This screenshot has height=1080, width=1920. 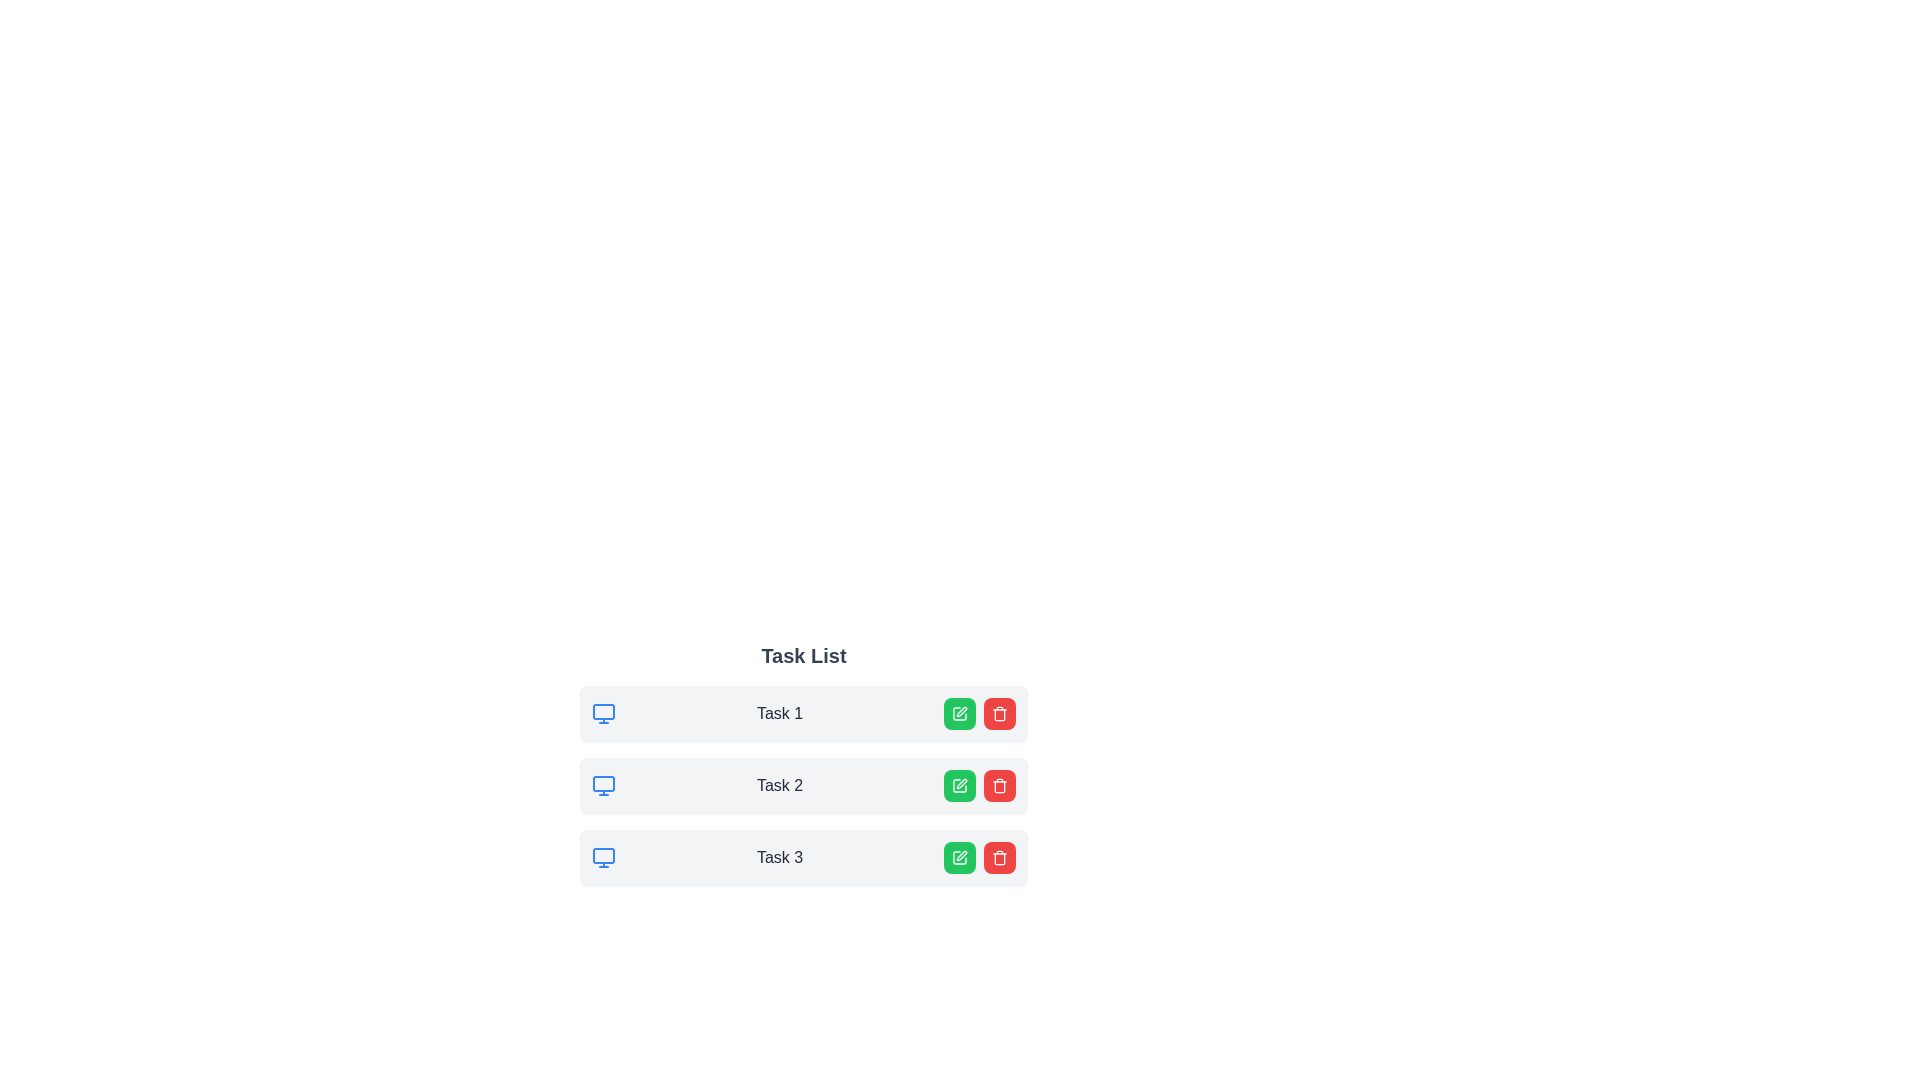 What do you see at coordinates (778, 785) in the screenshot?
I see `the text label displaying 'Task 2' which is located in the second row of the task list, centered horizontally between 'Task 1' and 'Task 3'` at bounding box center [778, 785].